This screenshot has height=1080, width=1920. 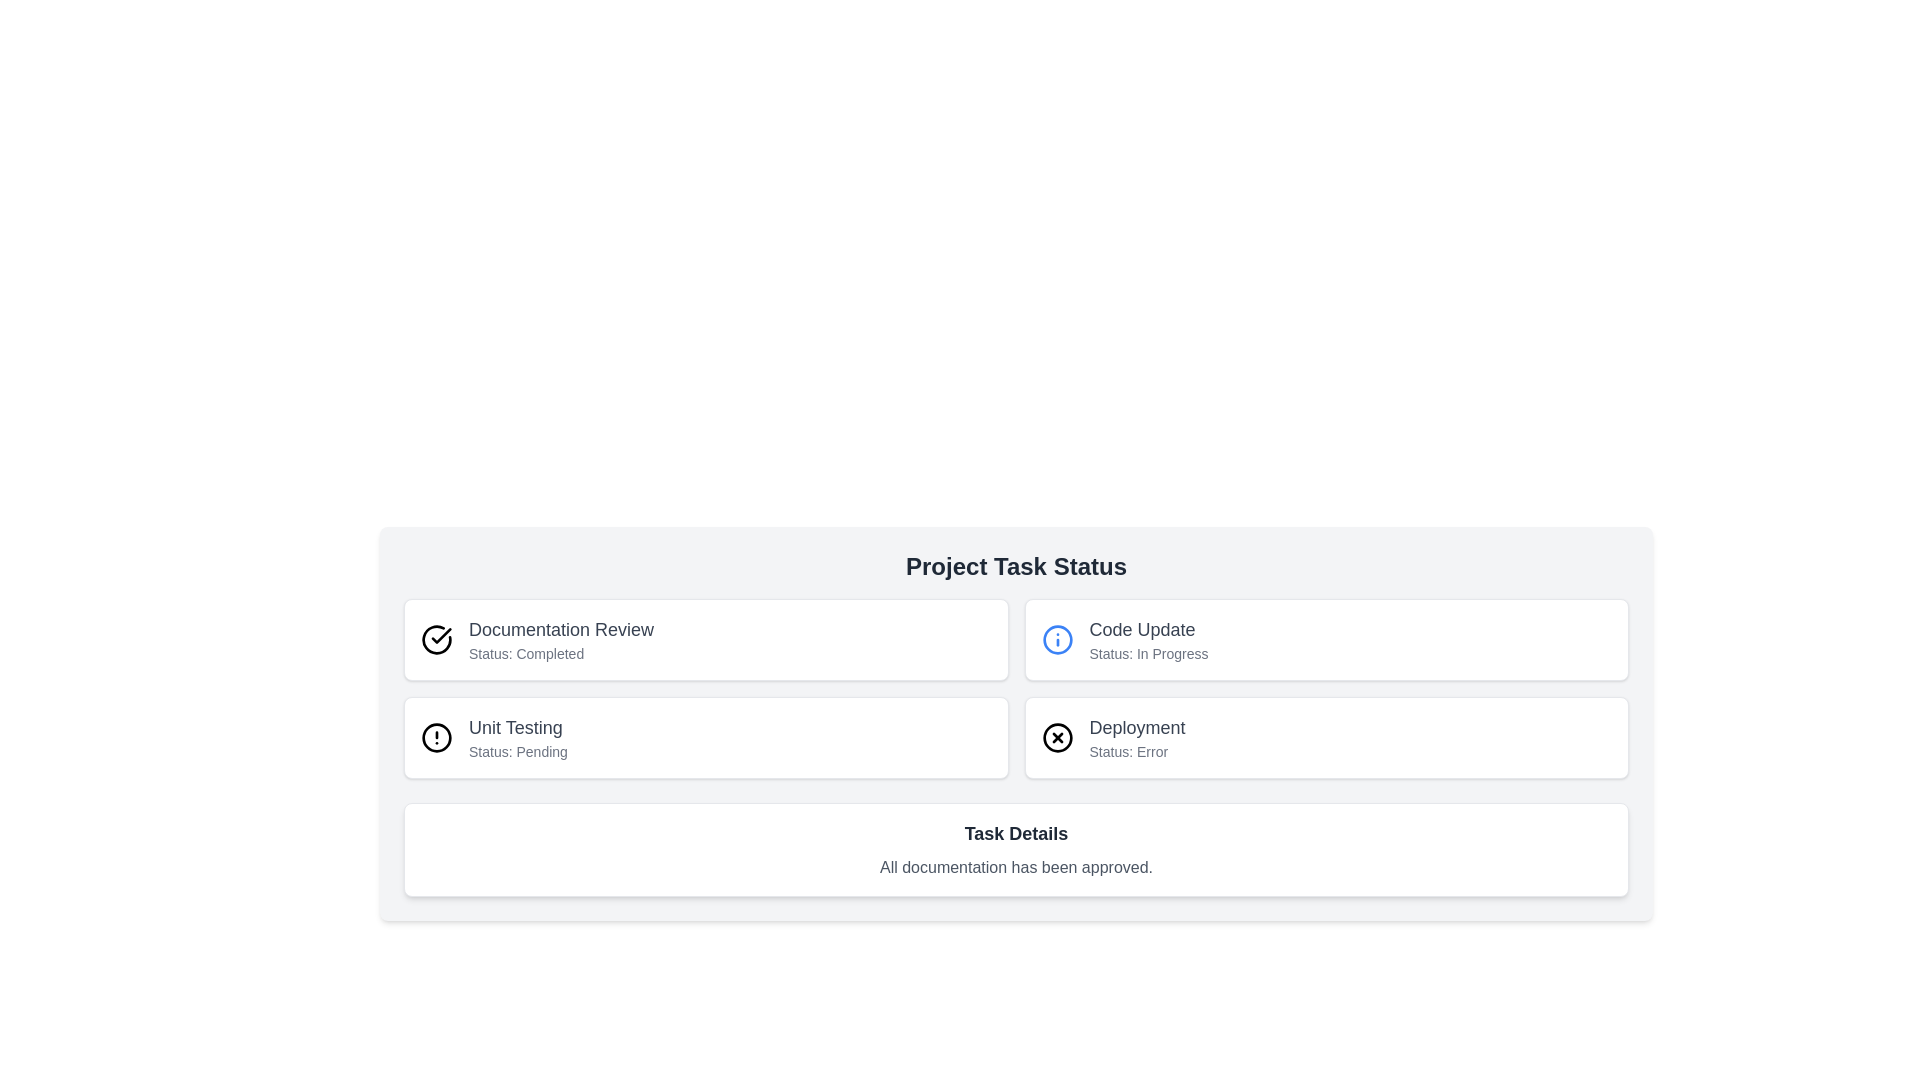 What do you see at coordinates (560, 654) in the screenshot?
I see `static text label displaying 'Status: Completed', which is located below the 'Documentation Review' section in the main content area` at bounding box center [560, 654].